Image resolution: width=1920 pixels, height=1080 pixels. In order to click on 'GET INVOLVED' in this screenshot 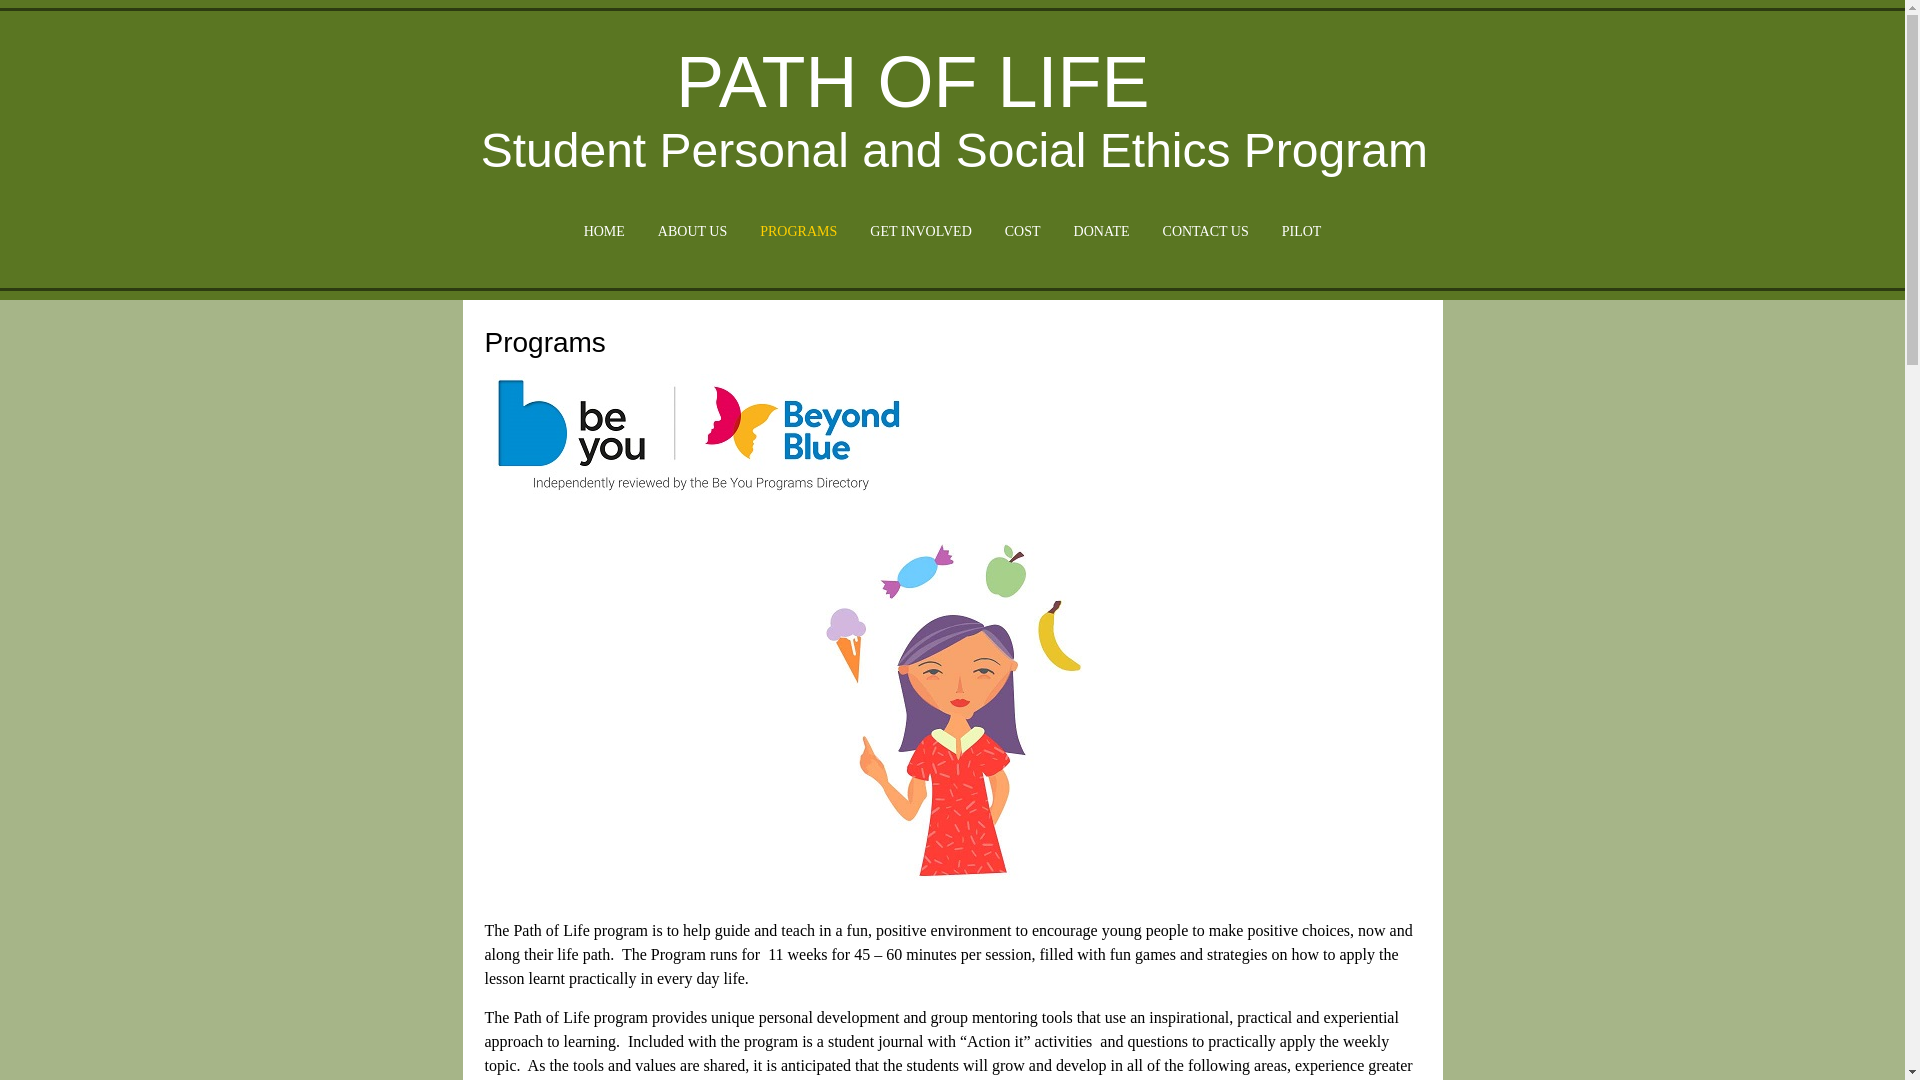, I will do `click(920, 230)`.